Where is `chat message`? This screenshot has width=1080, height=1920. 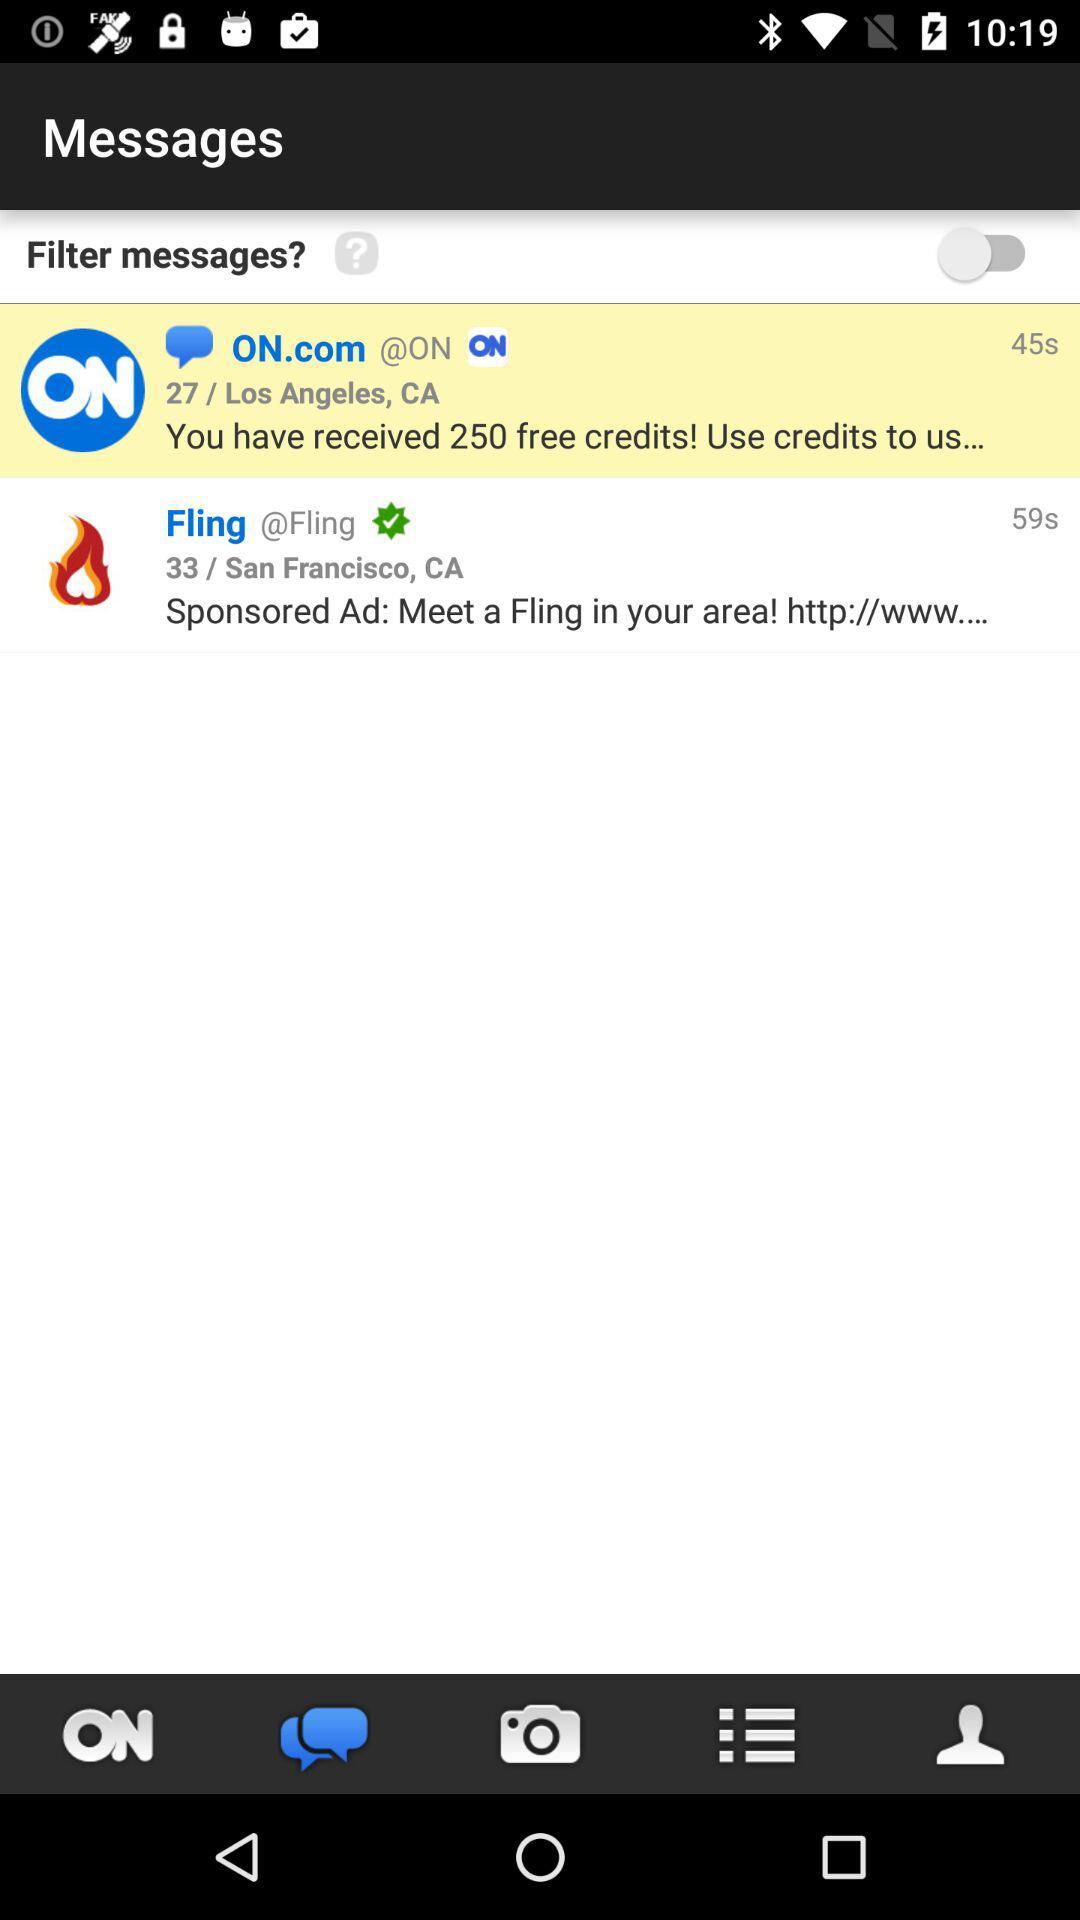 chat message is located at coordinates (108, 1733).